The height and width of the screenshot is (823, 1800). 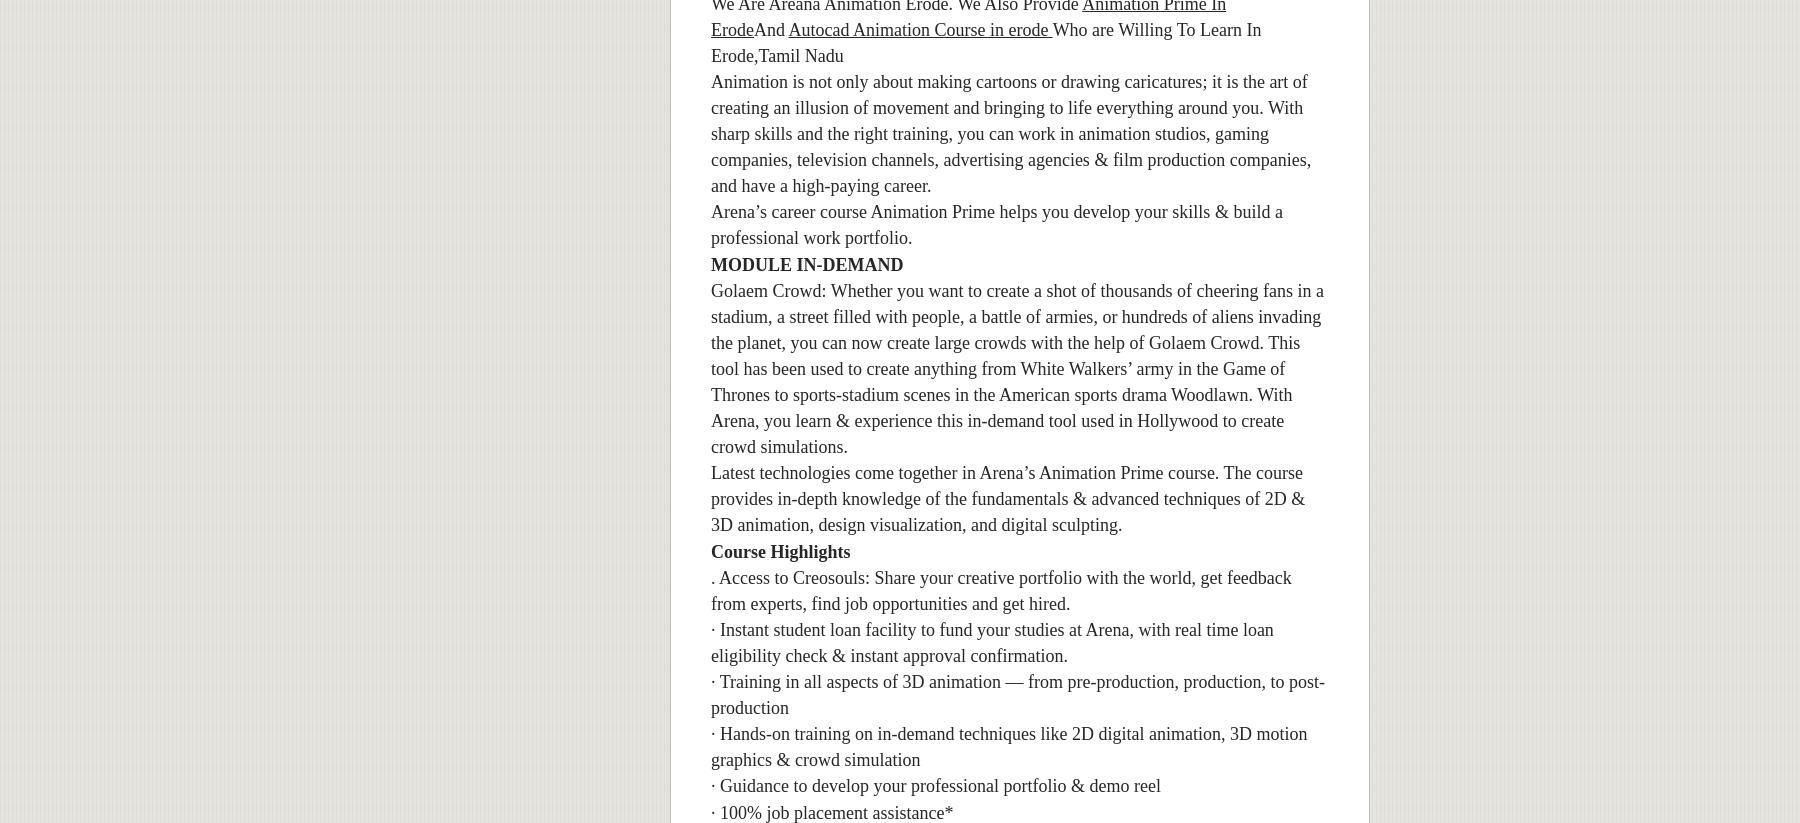 What do you see at coordinates (918, 27) in the screenshot?
I see `'Autocad Animation Course in erode'` at bounding box center [918, 27].